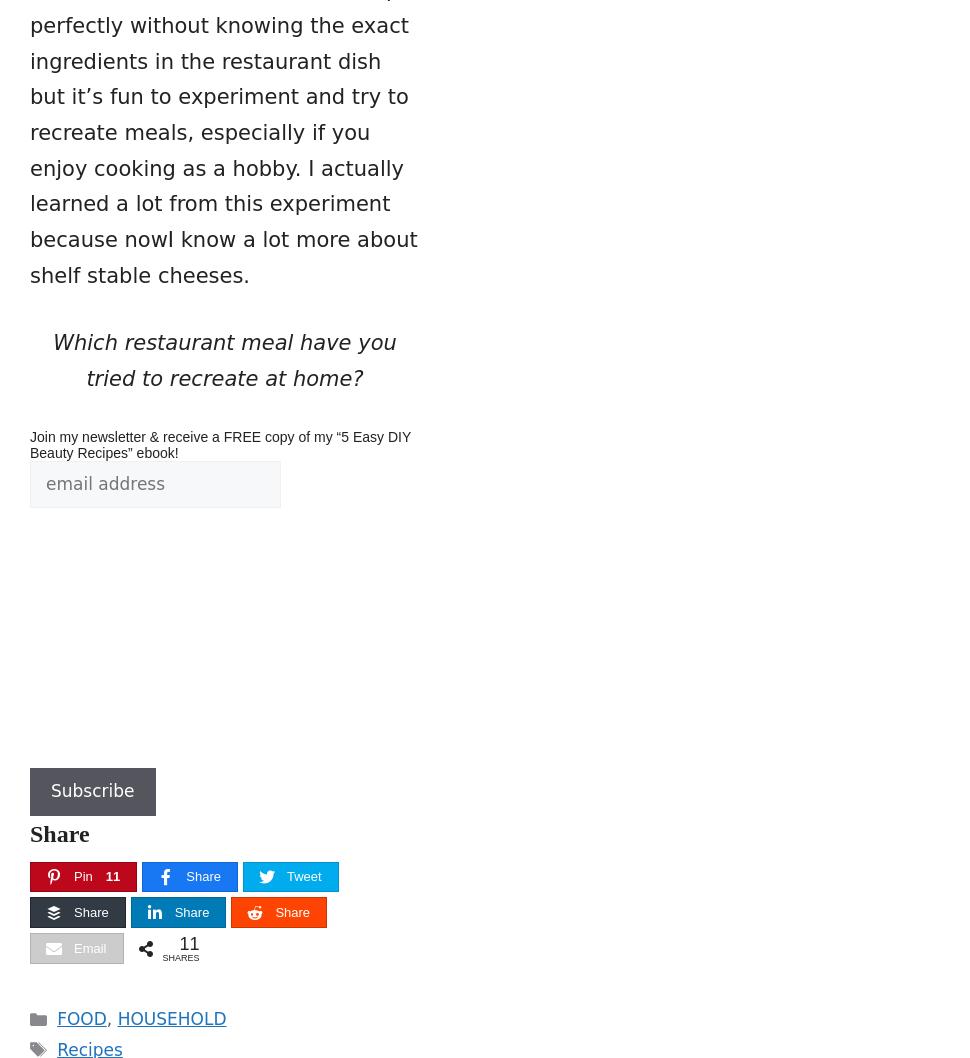 The width and height of the screenshot is (970, 1058). Describe the element at coordinates (80, 1017) in the screenshot. I see `'FOOD'` at that location.